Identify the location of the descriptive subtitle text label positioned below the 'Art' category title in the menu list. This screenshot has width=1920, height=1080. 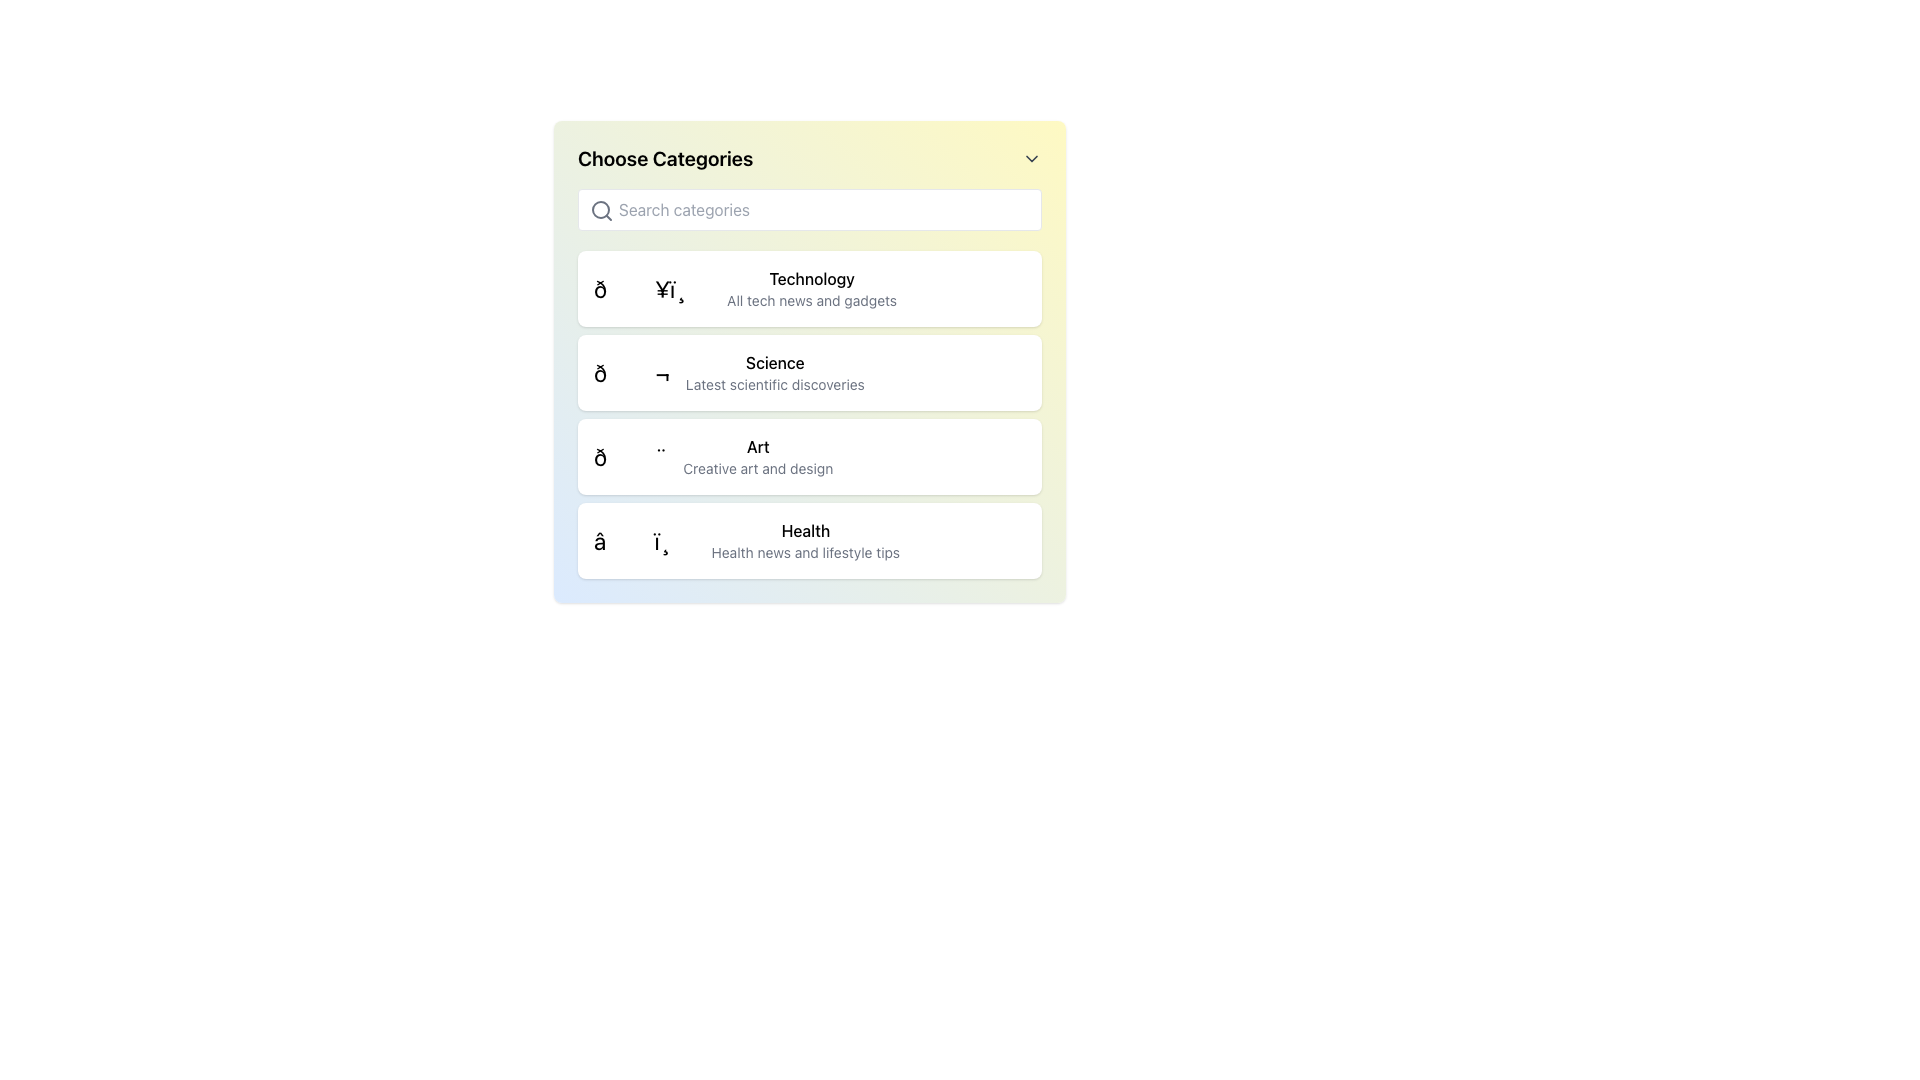
(757, 469).